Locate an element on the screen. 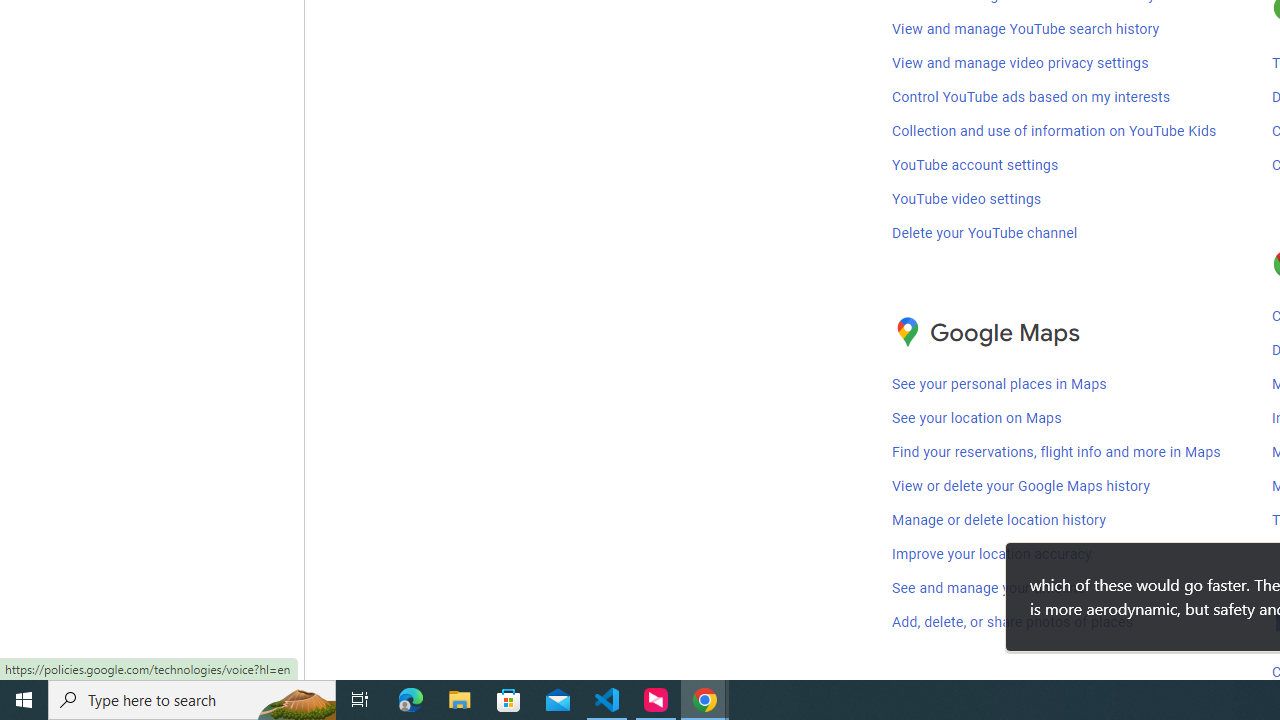 The width and height of the screenshot is (1280, 720). 'Control YouTube ads based on my interests' is located at coordinates (1031, 96).